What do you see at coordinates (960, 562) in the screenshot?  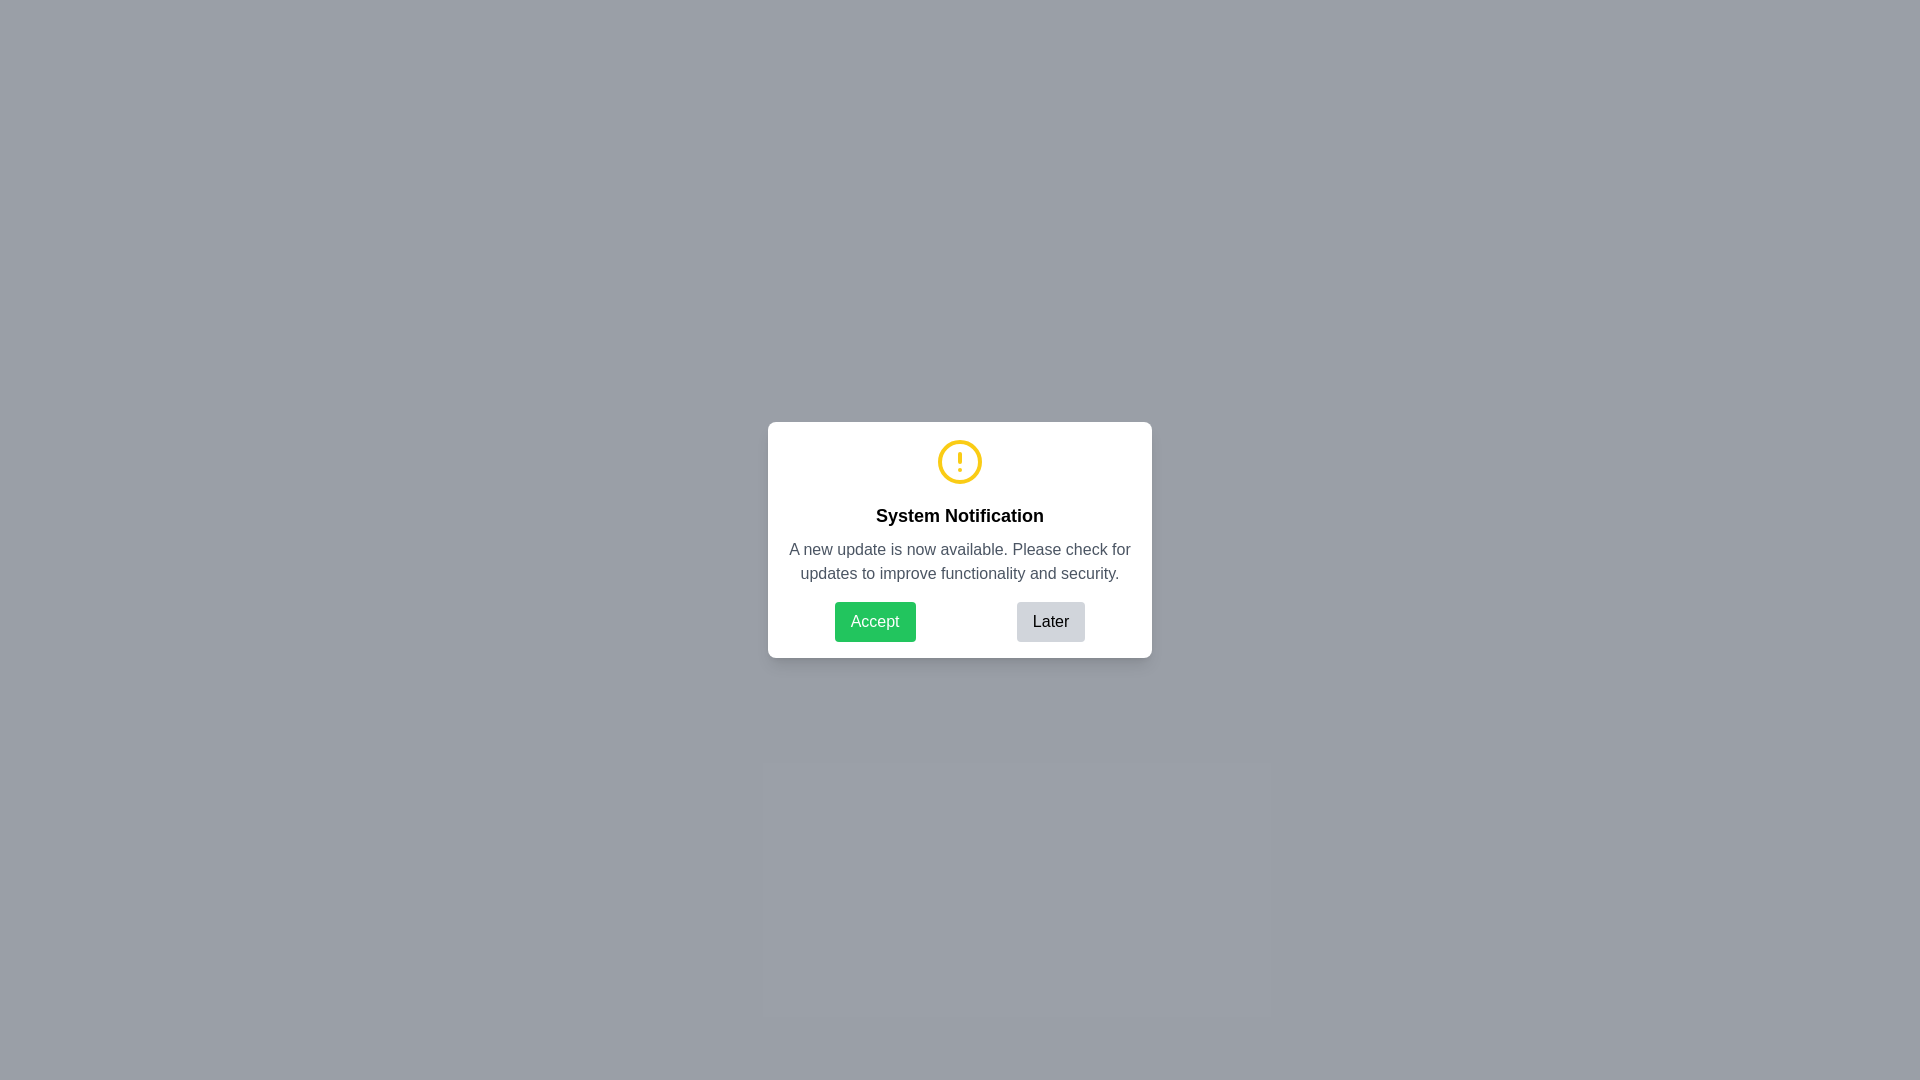 I see `the Text Label displaying the message 'A new update is now available. Please check for updates to improve functionality and security.' located in the notification dialog below the header 'System Notification.'` at bounding box center [960, 562].